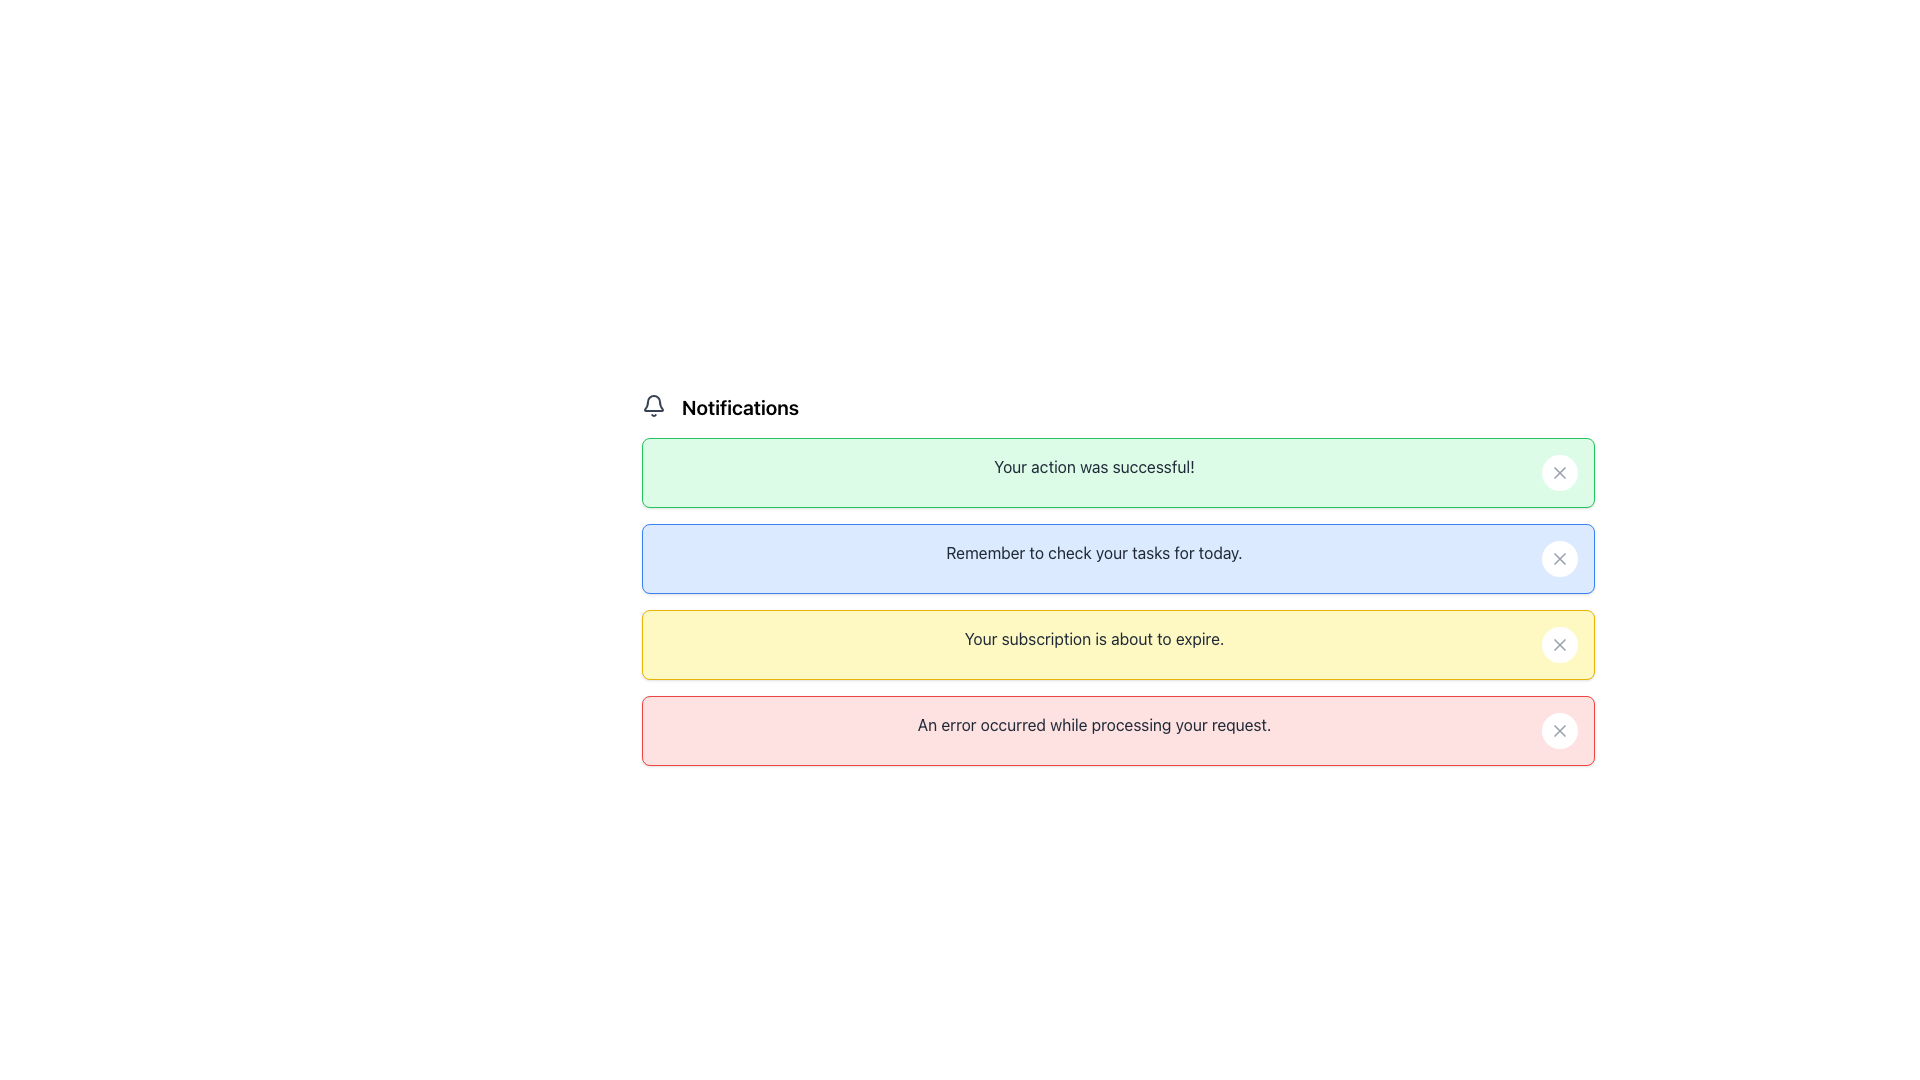  What do you see at coordinates (1093, 552) in the screenshot?
I see `informational text content located centrally within the second notification block from the top` at bounding box center [1093, 552].